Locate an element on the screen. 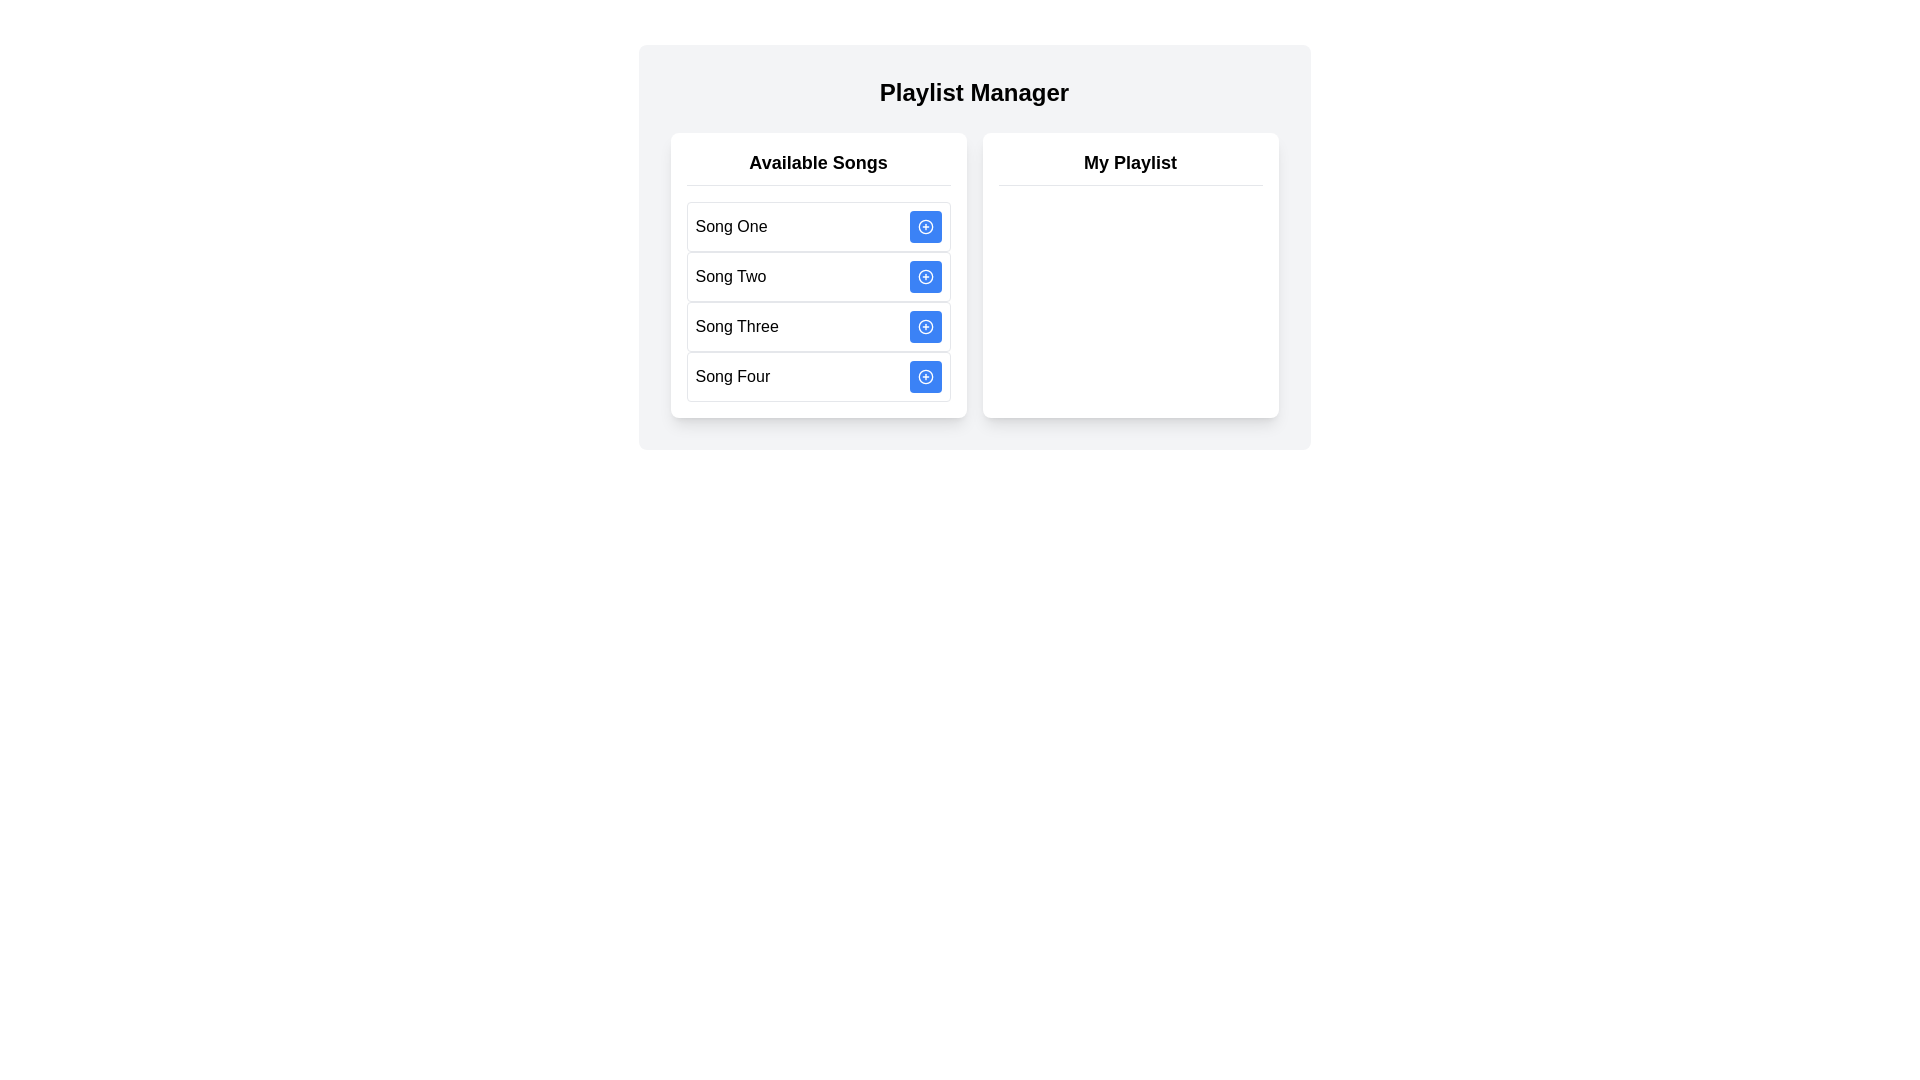 The width and height of the screenshot is (1920, 1080). 'Add' button next to the song titled Song One to add it to the playlist is located at coordinates (924, 226).